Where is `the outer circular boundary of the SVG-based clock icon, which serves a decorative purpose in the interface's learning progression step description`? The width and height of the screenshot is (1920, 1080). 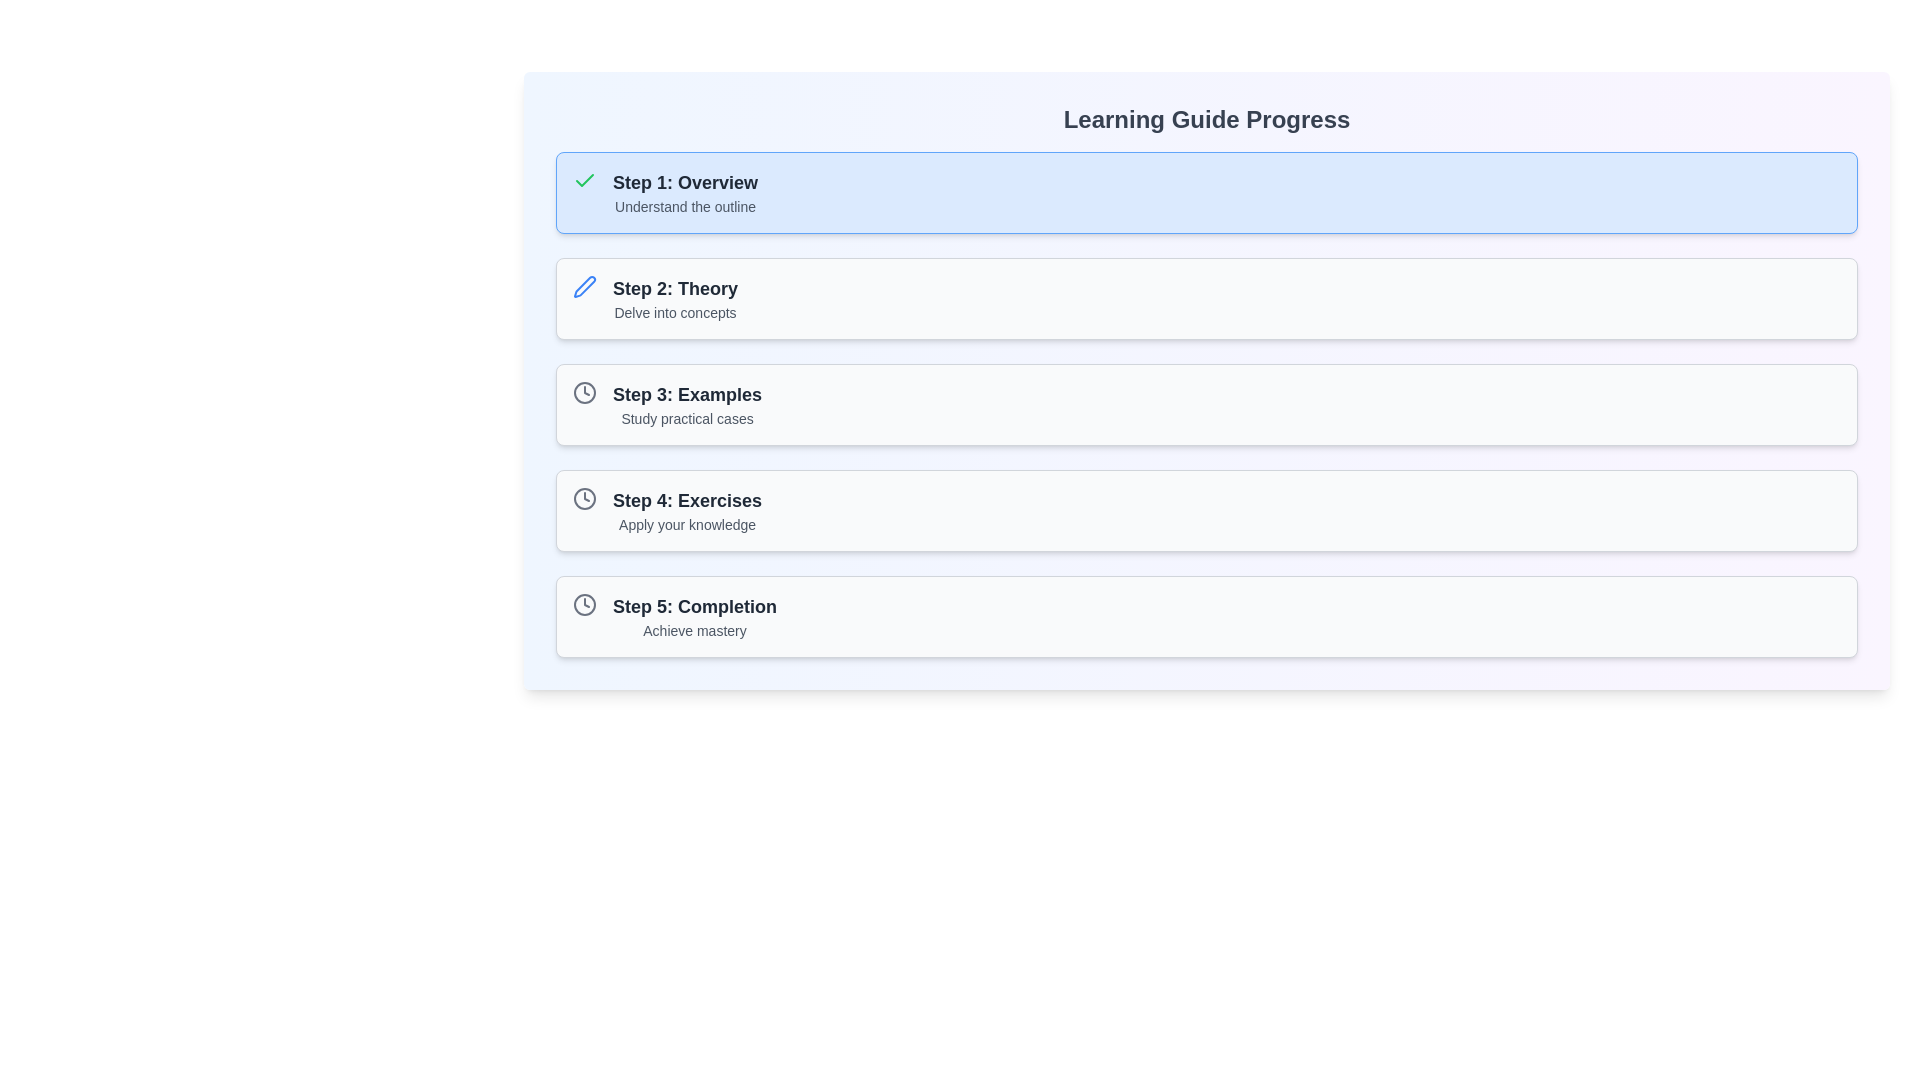
the outer circular boundary of the SVG-based clock icon, which serves a decorative purpose in the interface's learning progression step description is located at coordinates (584, 393).